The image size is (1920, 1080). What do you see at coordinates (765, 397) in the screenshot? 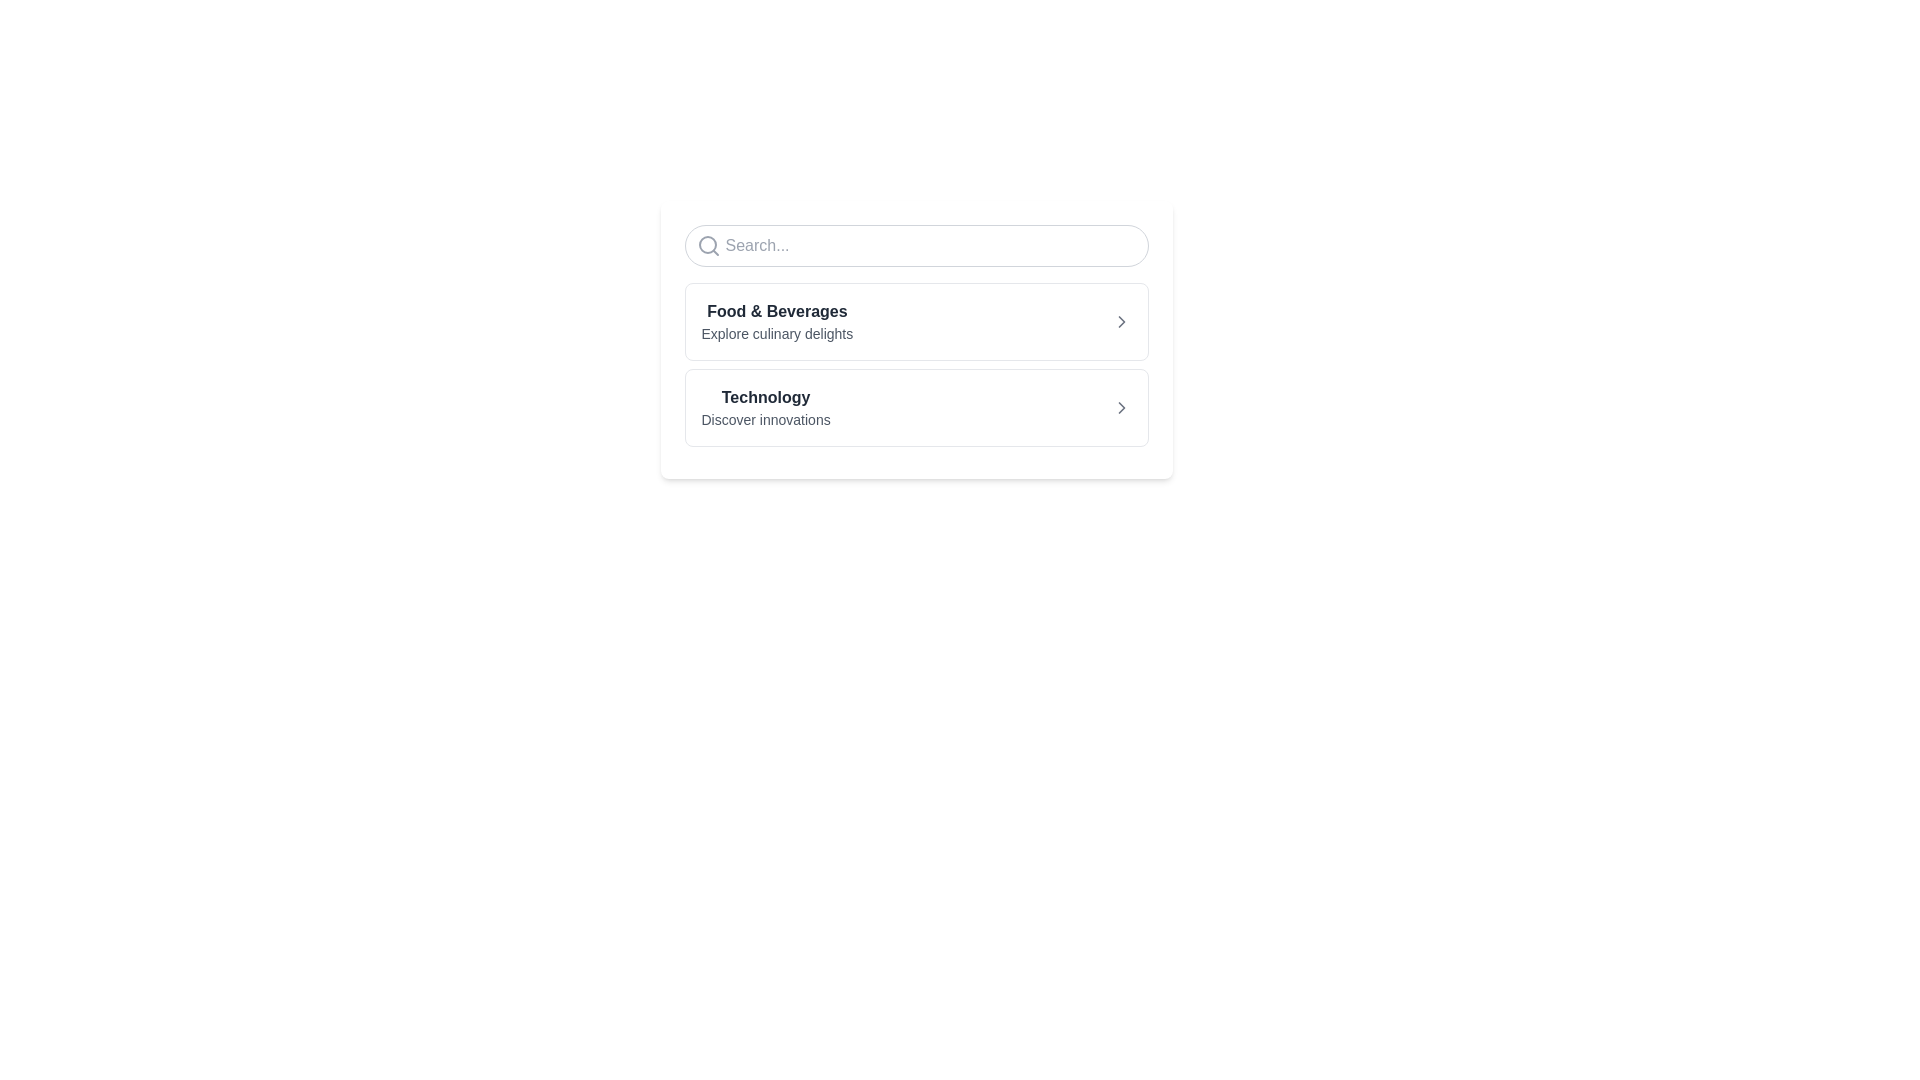
I see `text label 'Technology' which is the second item in a vertical list of categories, located below the header 'Food & Beverages'` at bounding box center [765, 397].